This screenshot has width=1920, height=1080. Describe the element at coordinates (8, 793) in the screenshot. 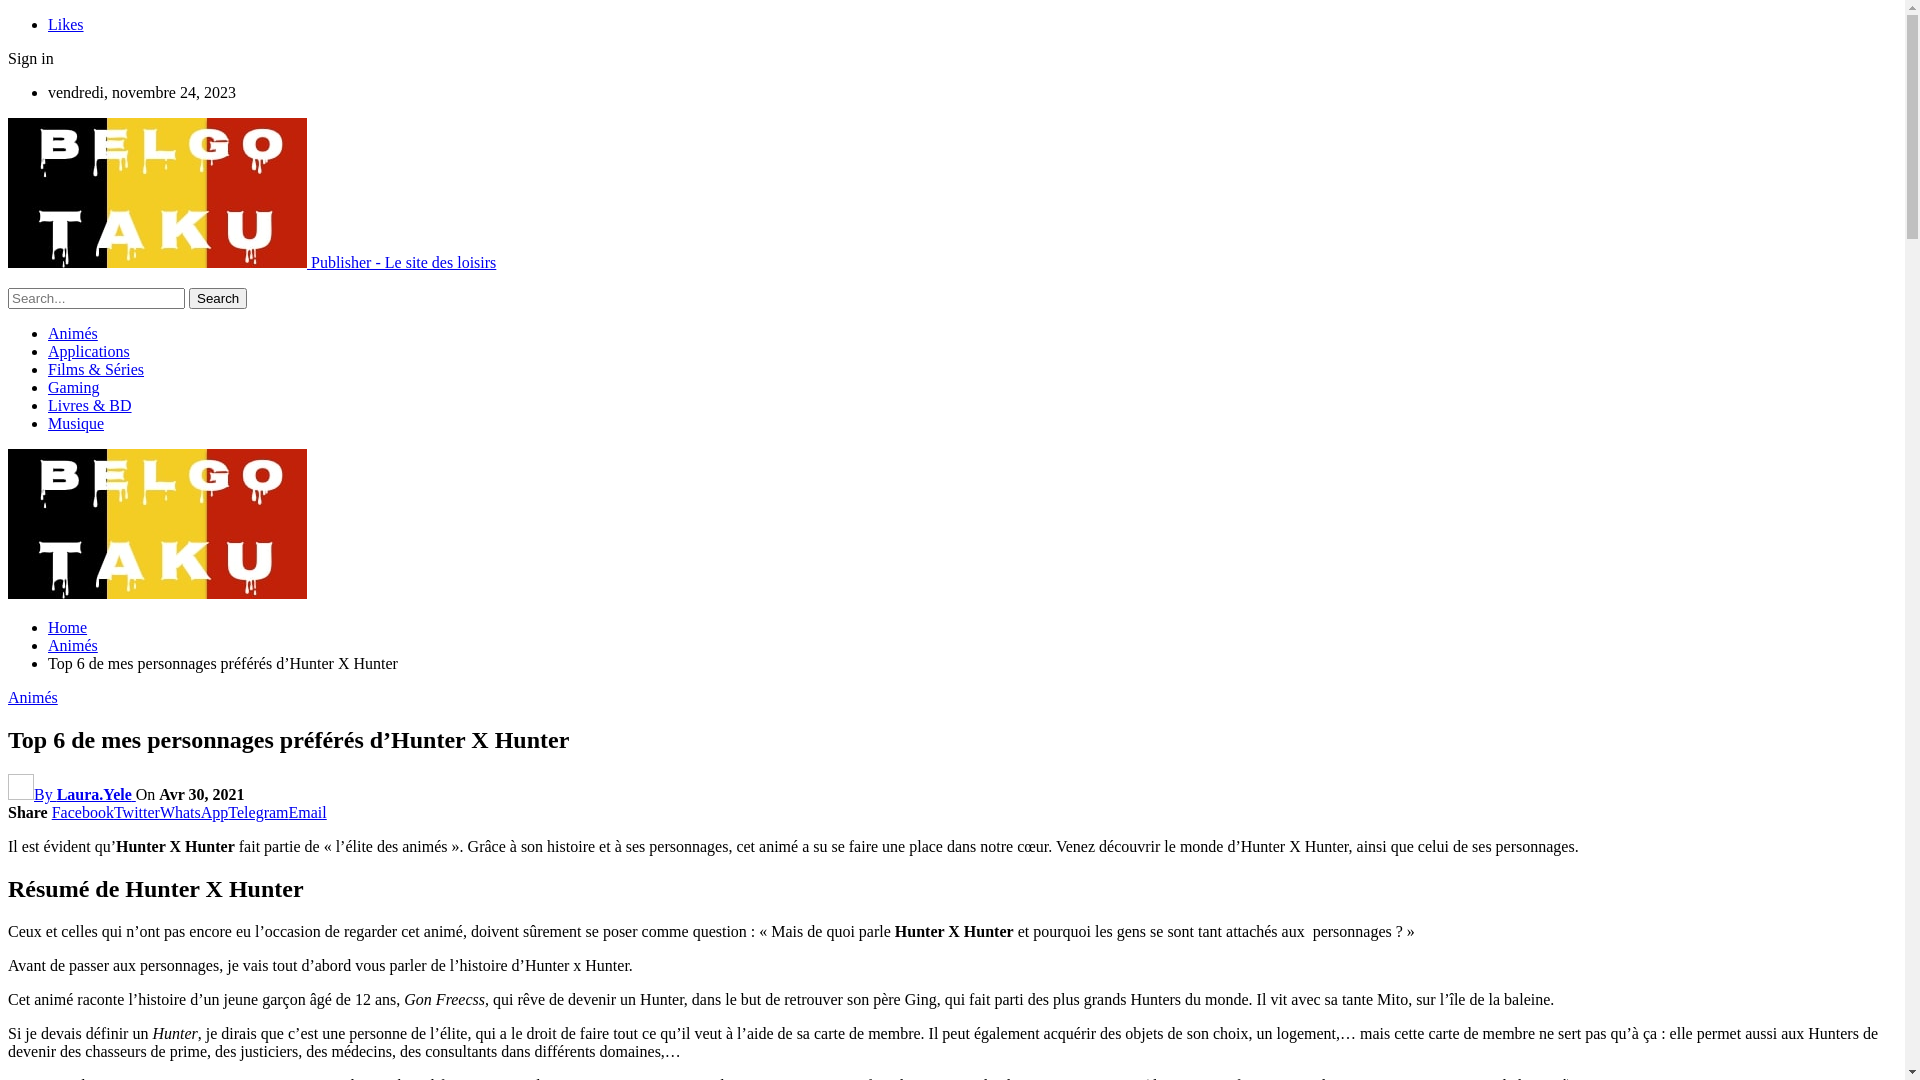

I see `'By Laura.Yele'` at that location.